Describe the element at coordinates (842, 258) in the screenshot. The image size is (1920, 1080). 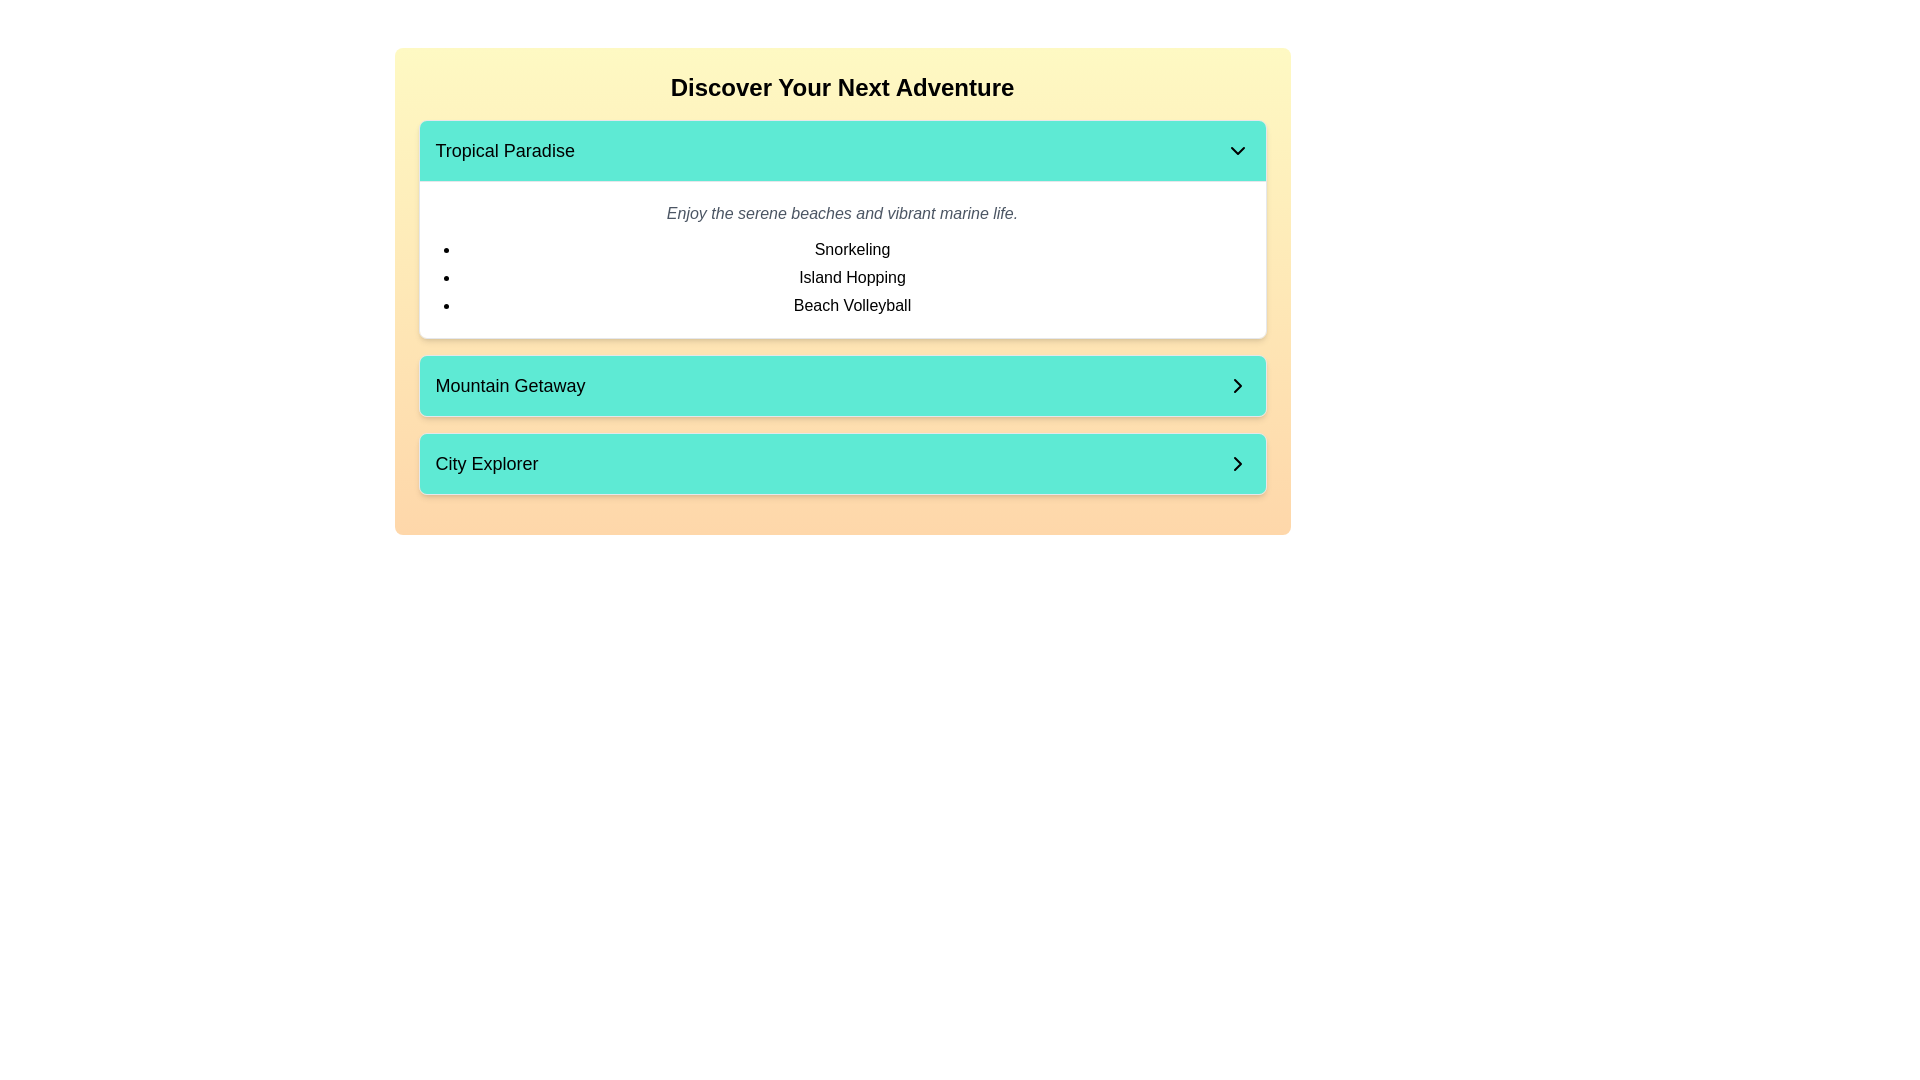
I see `the content block that provides details and a list of activities related to the 'Tropical Paradise' theme, located in the second section of the panel below the header 'Tropical Paradise'` at that location.